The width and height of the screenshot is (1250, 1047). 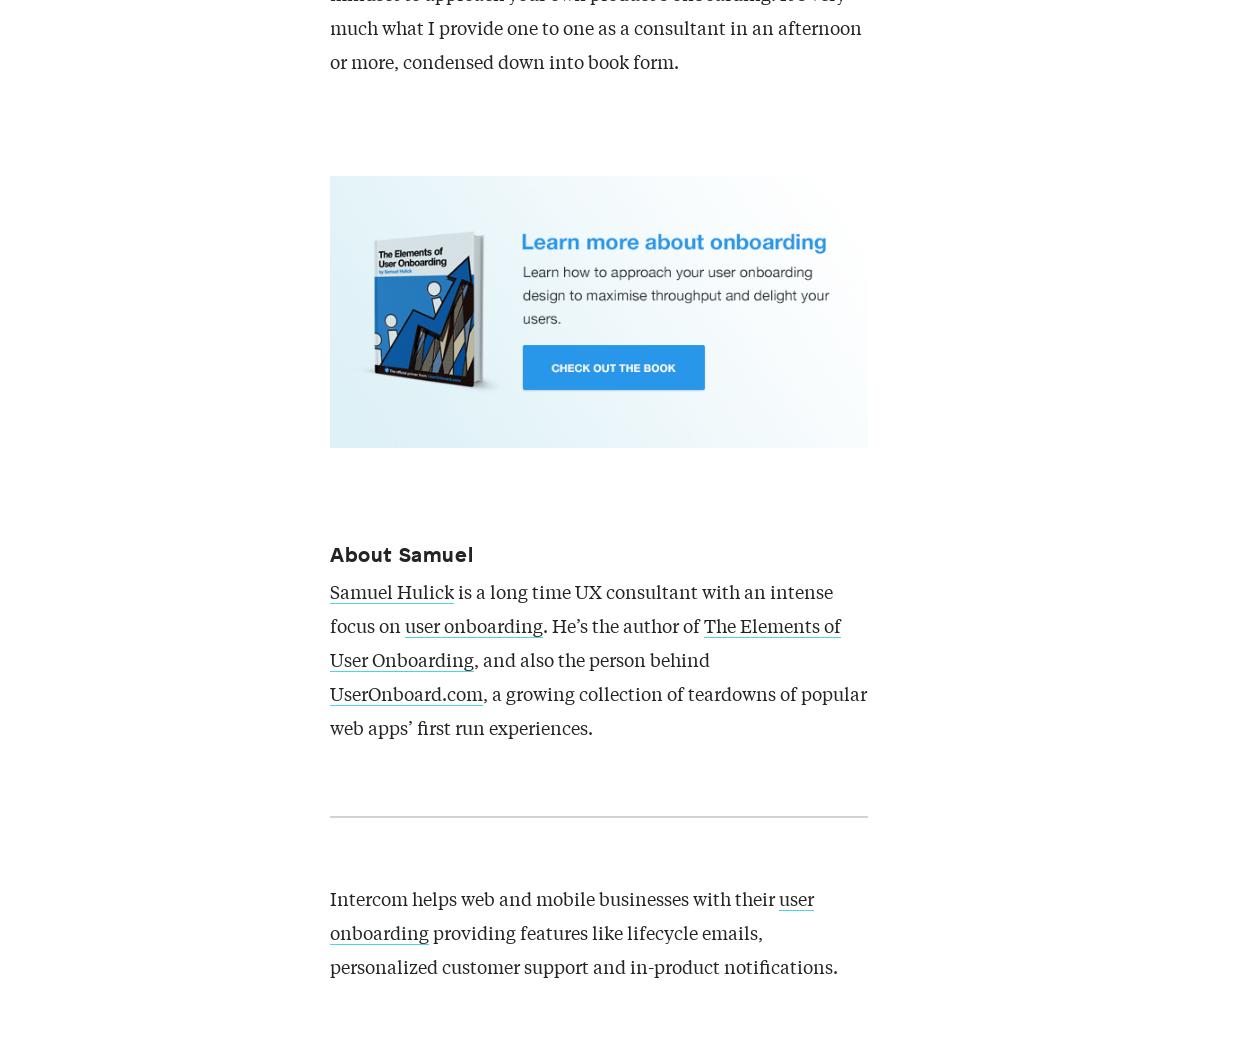 What do you see at coordinates (401, 553) in the screenshot?
I see `'About Samuel'` at bounding box center [401, 553].